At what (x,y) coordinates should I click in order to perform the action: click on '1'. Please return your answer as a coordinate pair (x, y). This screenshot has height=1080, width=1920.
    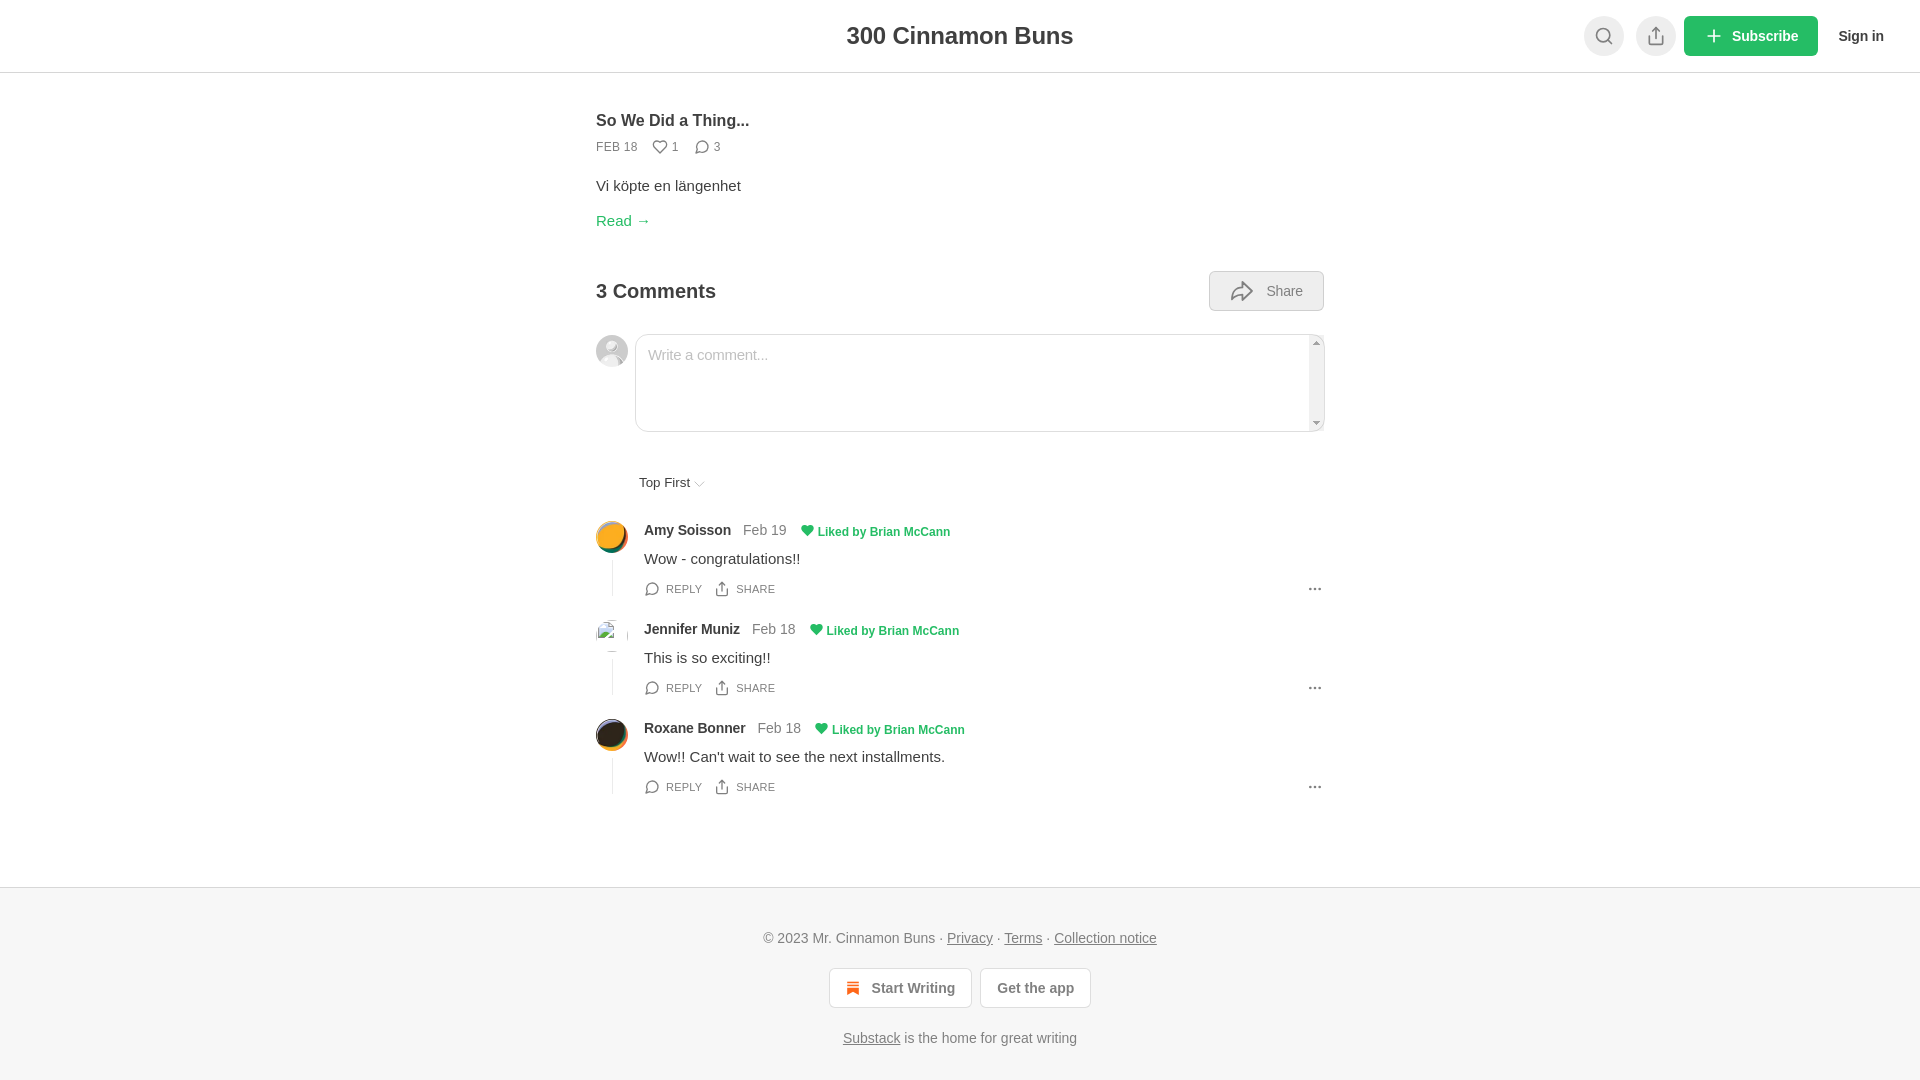
    Looking at the image, I should click on (647, 145).